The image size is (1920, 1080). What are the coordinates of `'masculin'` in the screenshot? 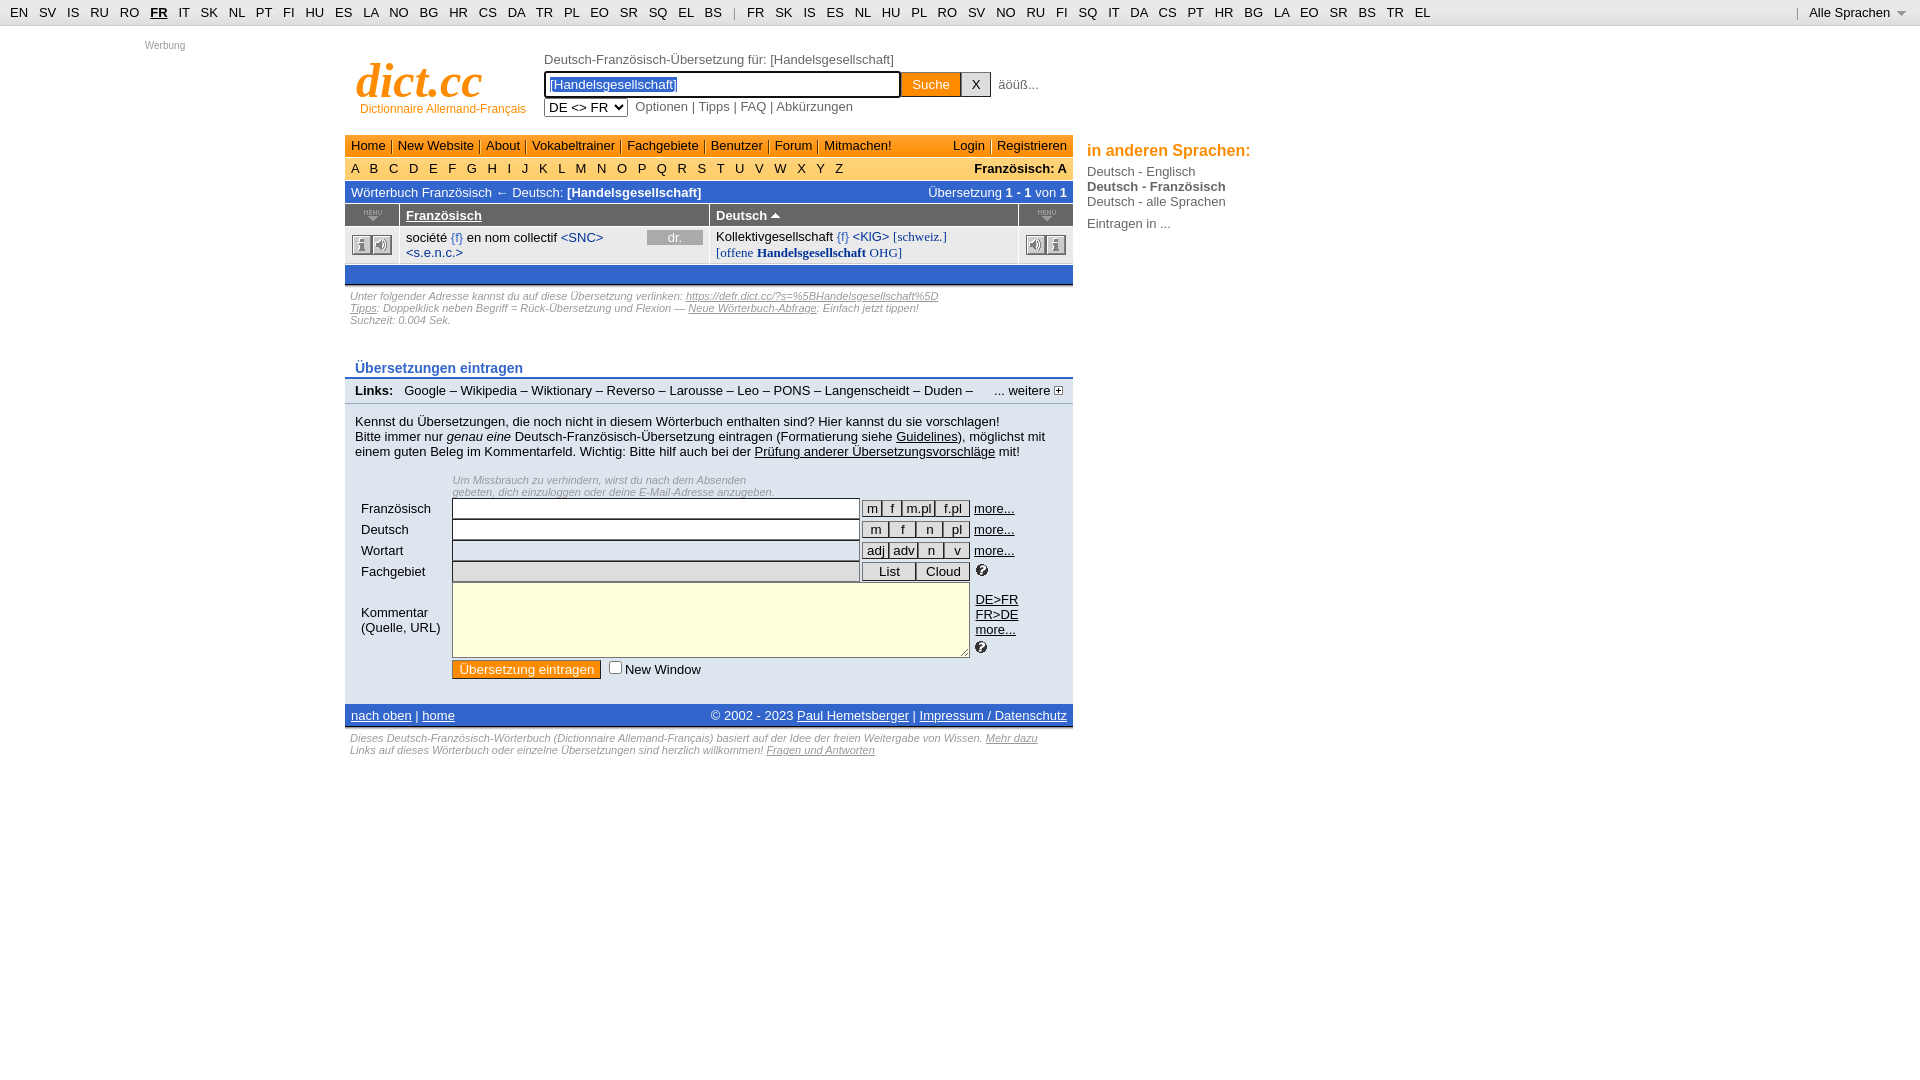 It's located at (872, 507).